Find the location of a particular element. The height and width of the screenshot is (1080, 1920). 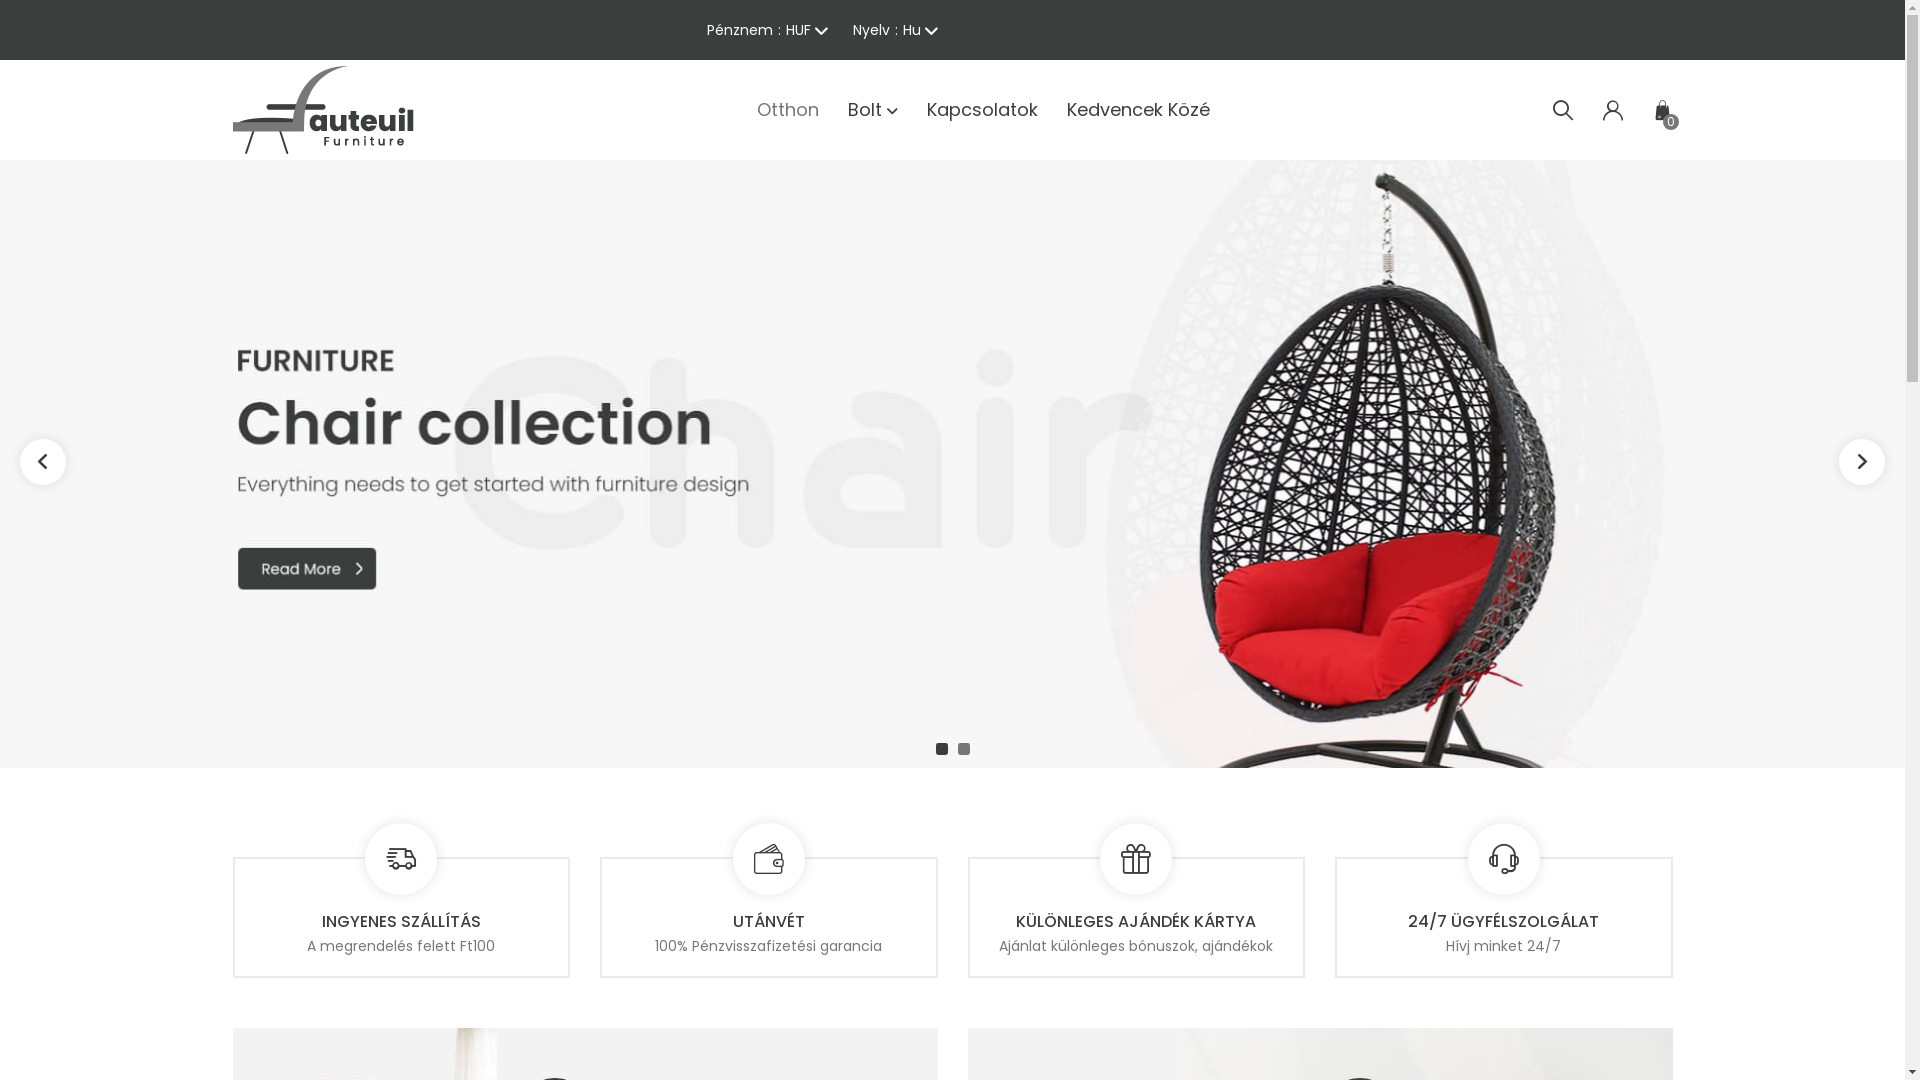

'Otthon' is located at coordinates (786, 110).